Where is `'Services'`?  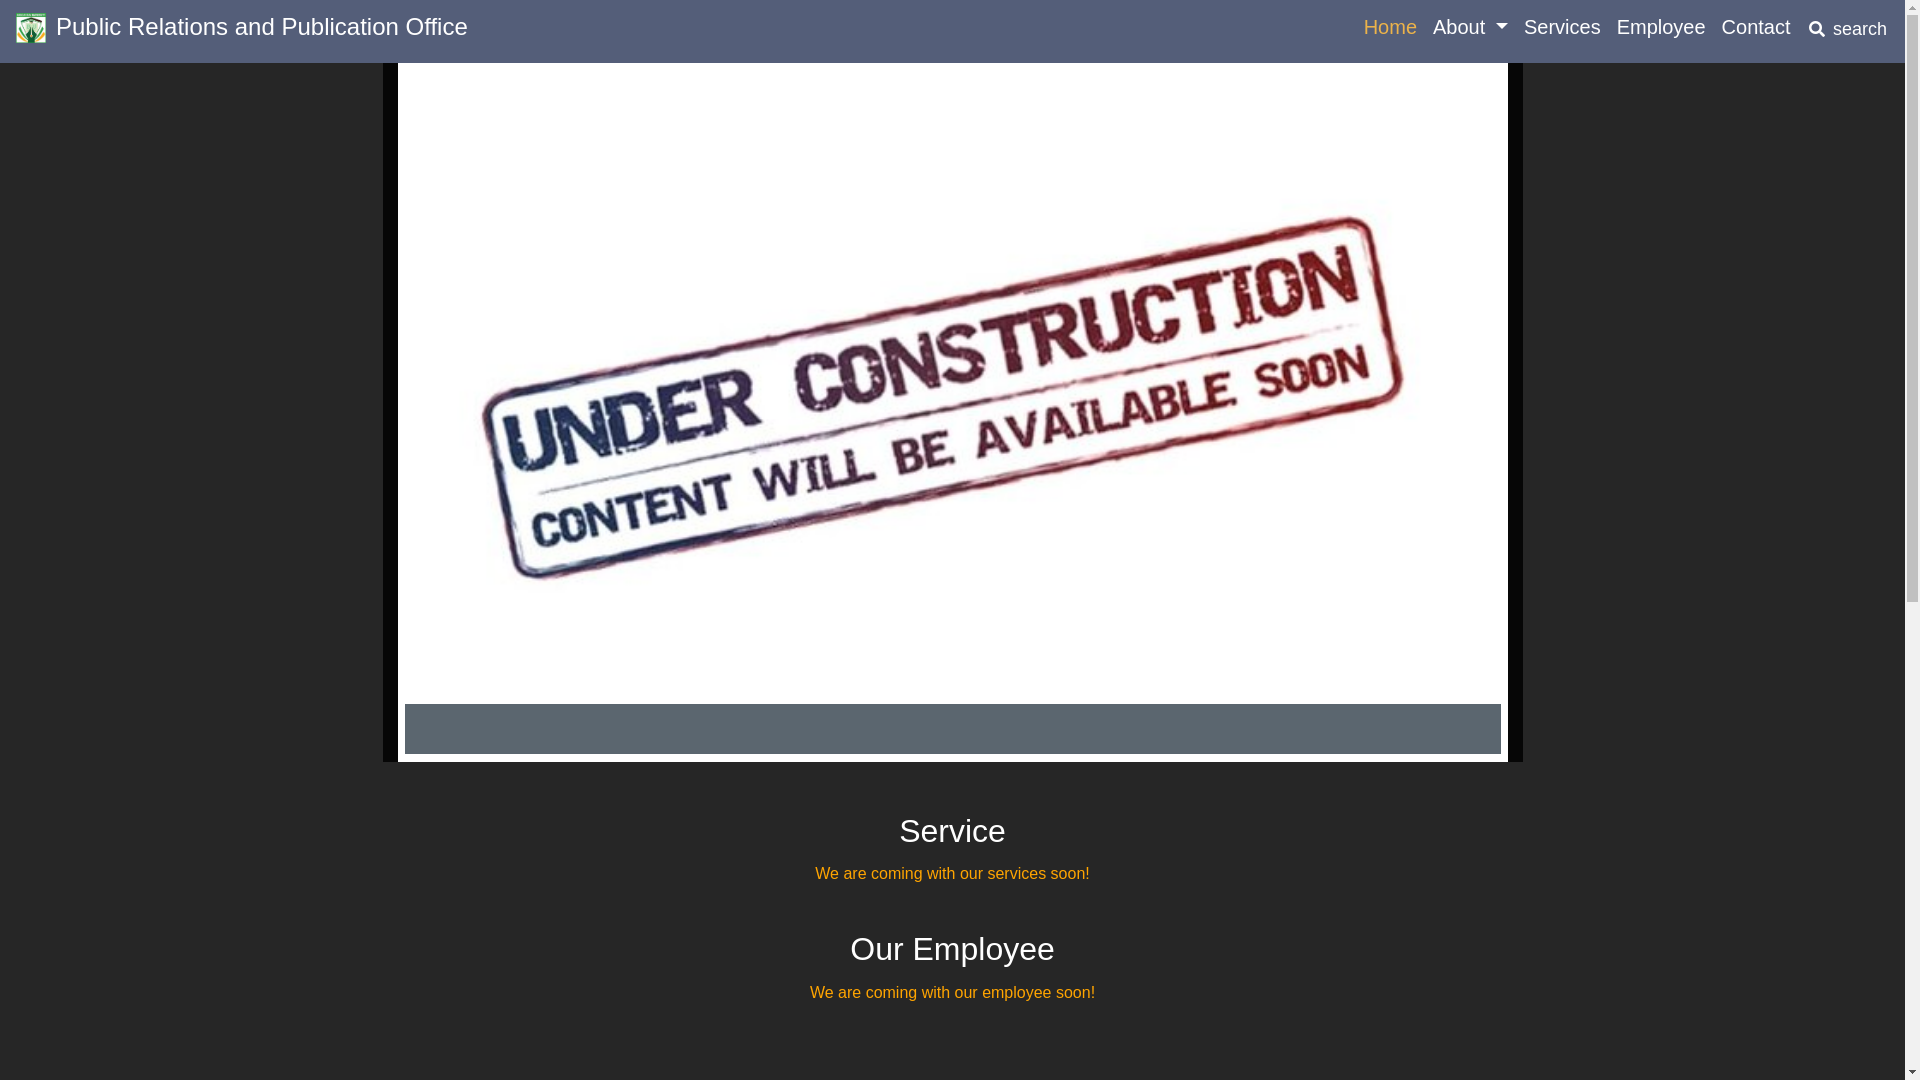
'Services' is located at coordinates (1516, 27).